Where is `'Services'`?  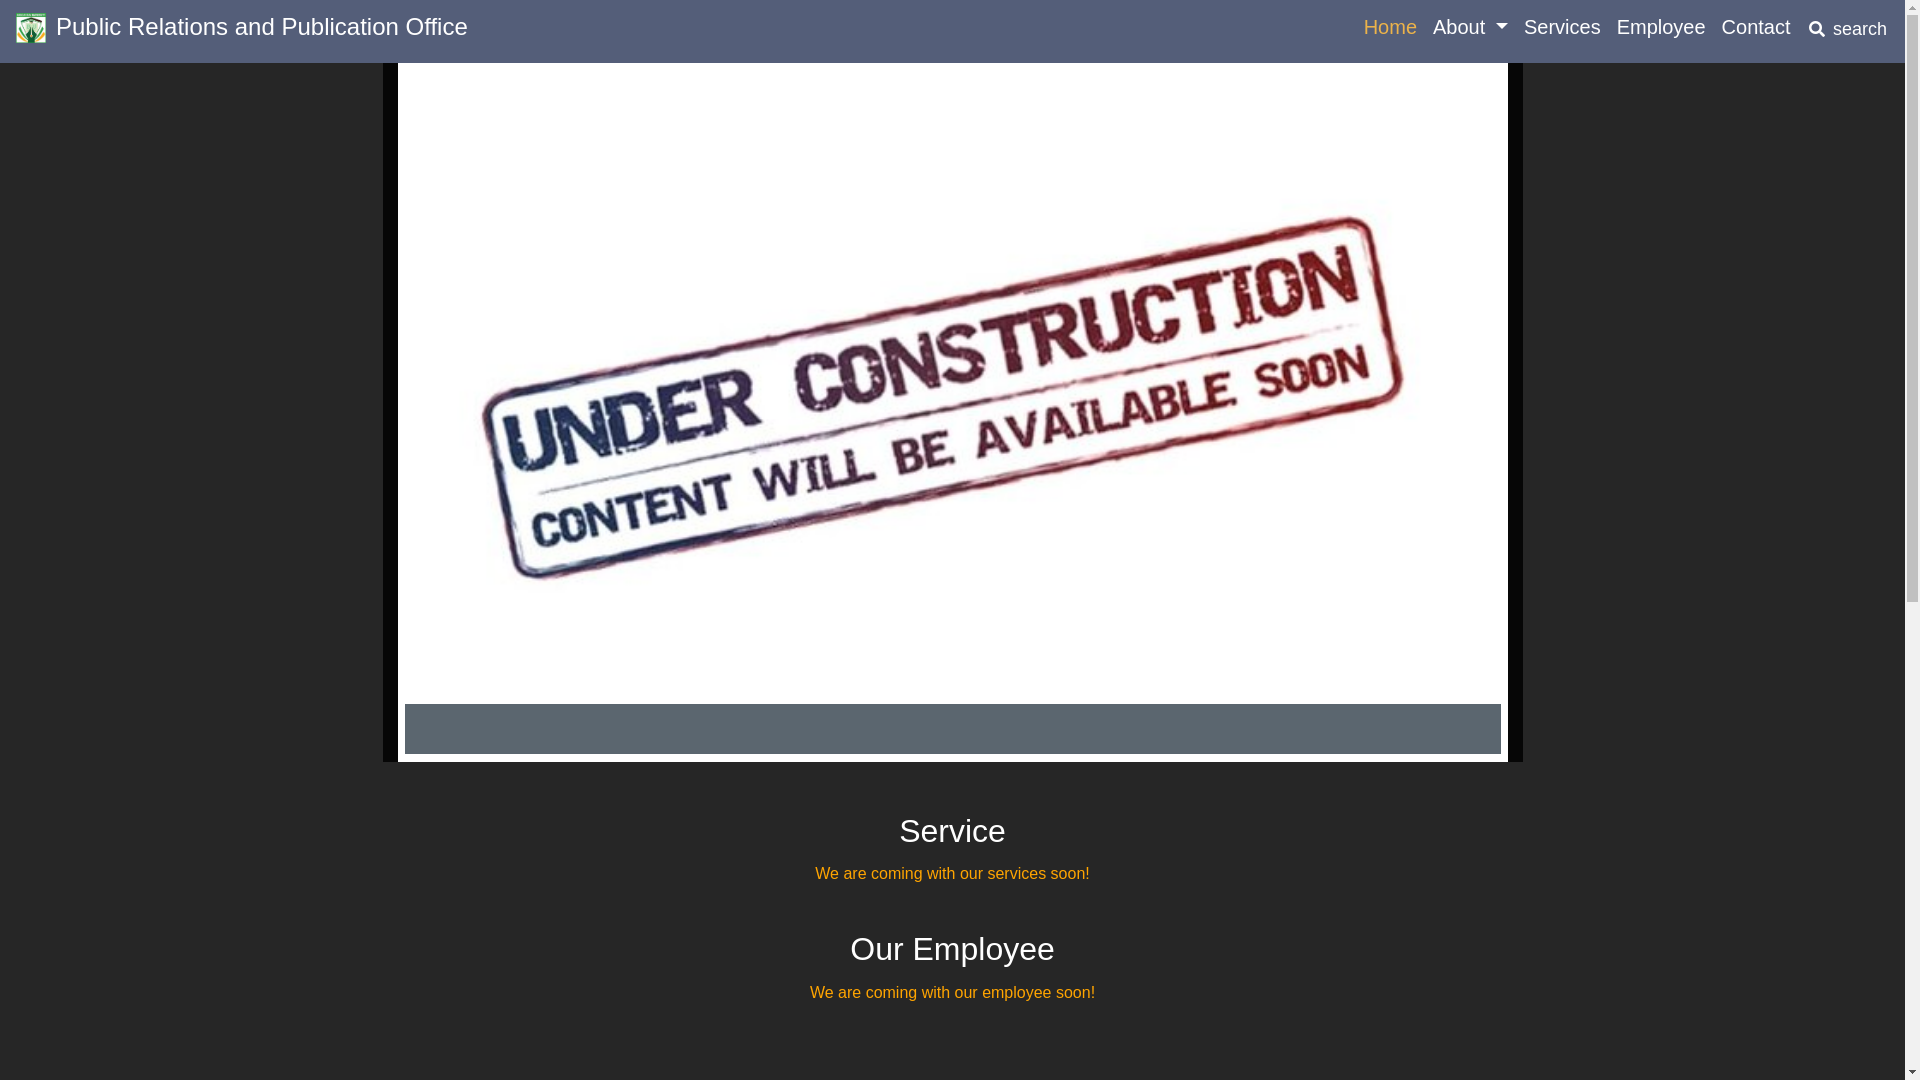
'Services' is located at coordinates (1516, 27).